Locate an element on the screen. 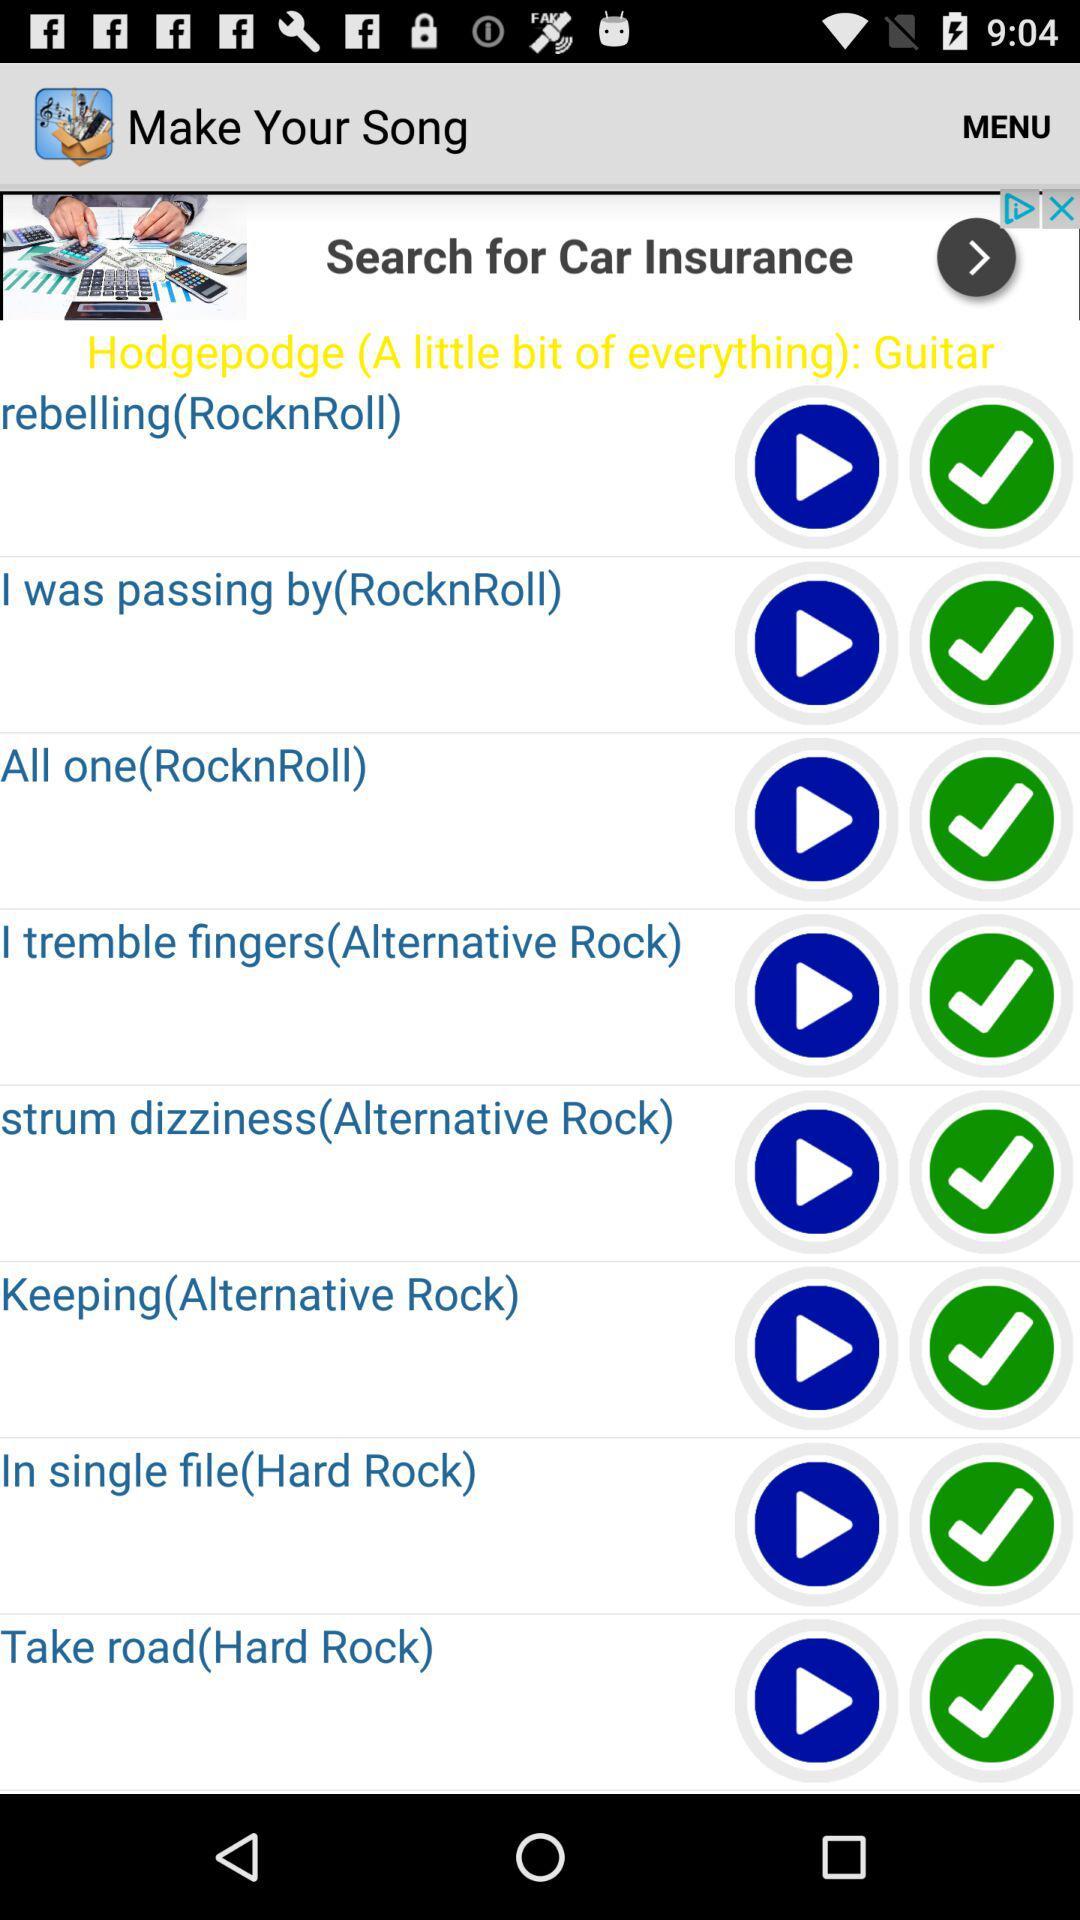 The height and width of the screenshot is (1920, 1080). all one rockn roll is located at coordinates (992, 820).